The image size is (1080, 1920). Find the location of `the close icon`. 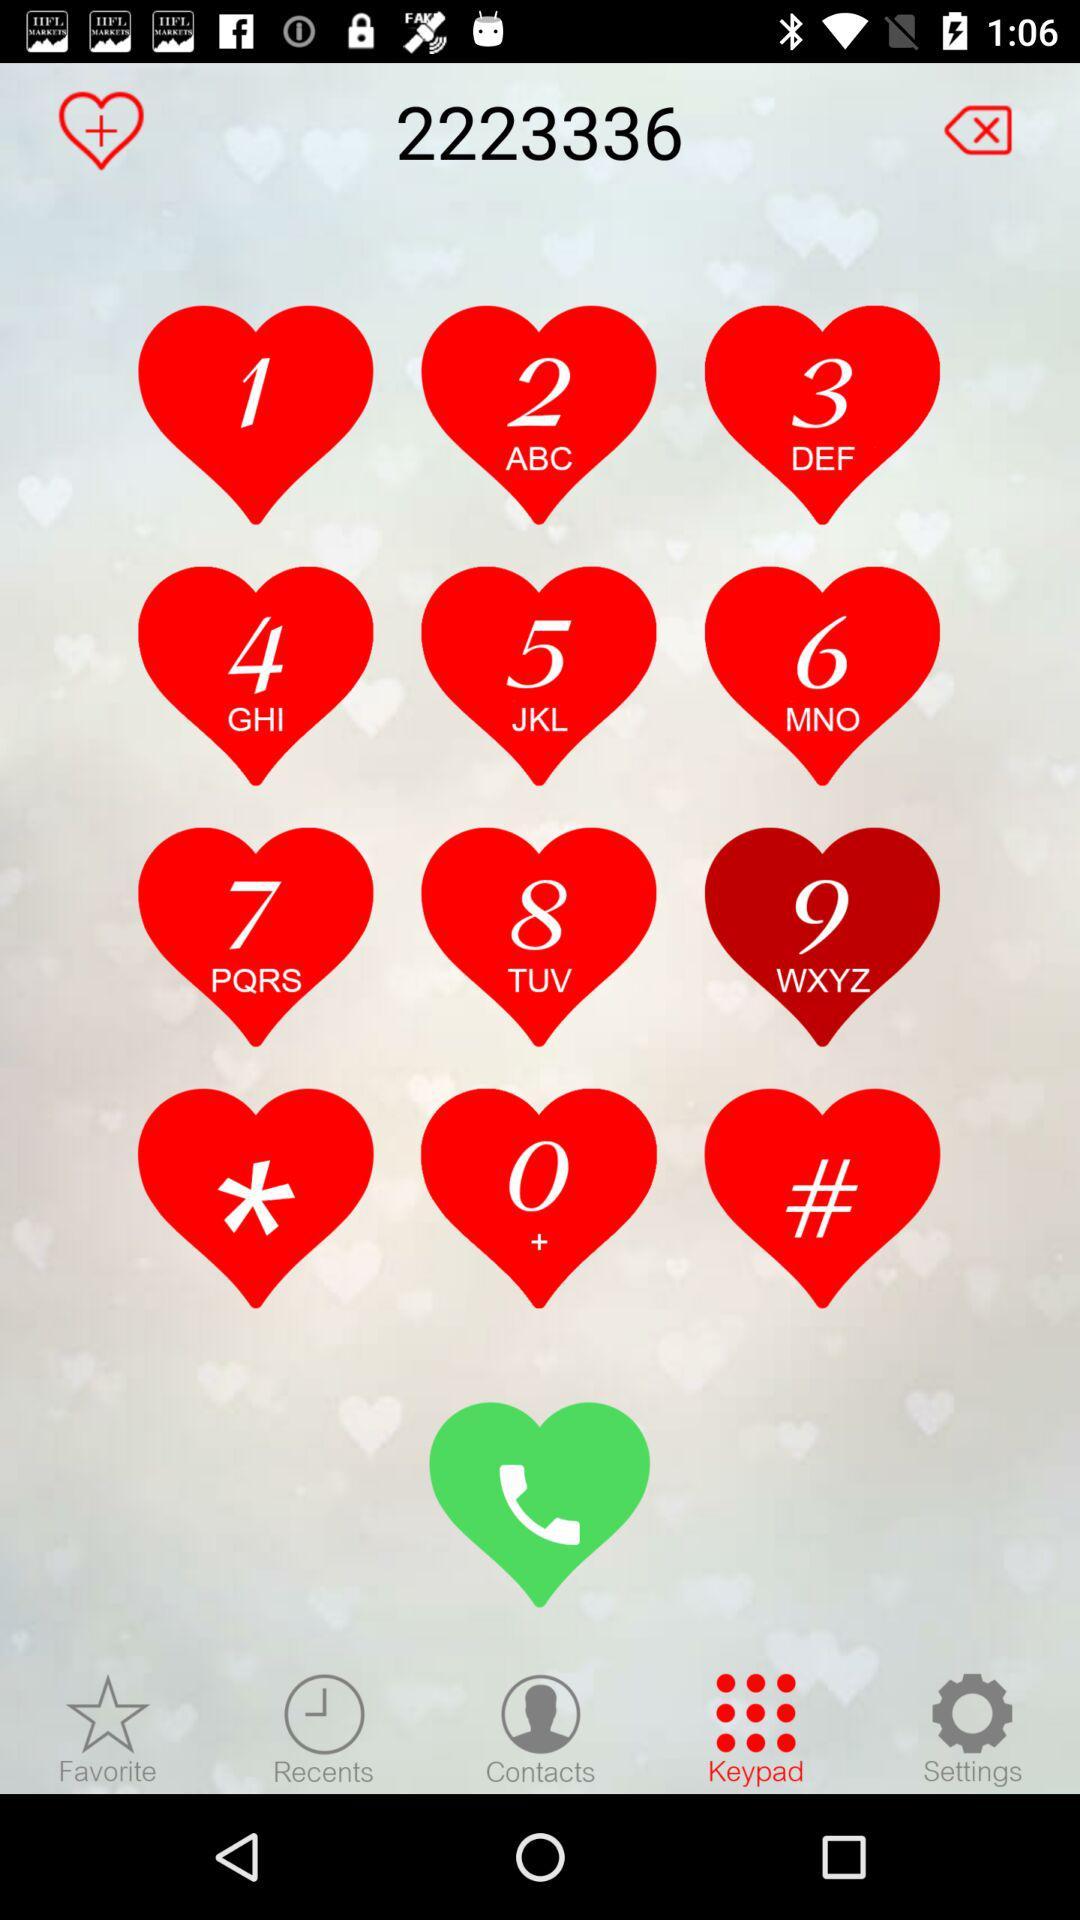

the close icon is located at coordinates (988, 120).